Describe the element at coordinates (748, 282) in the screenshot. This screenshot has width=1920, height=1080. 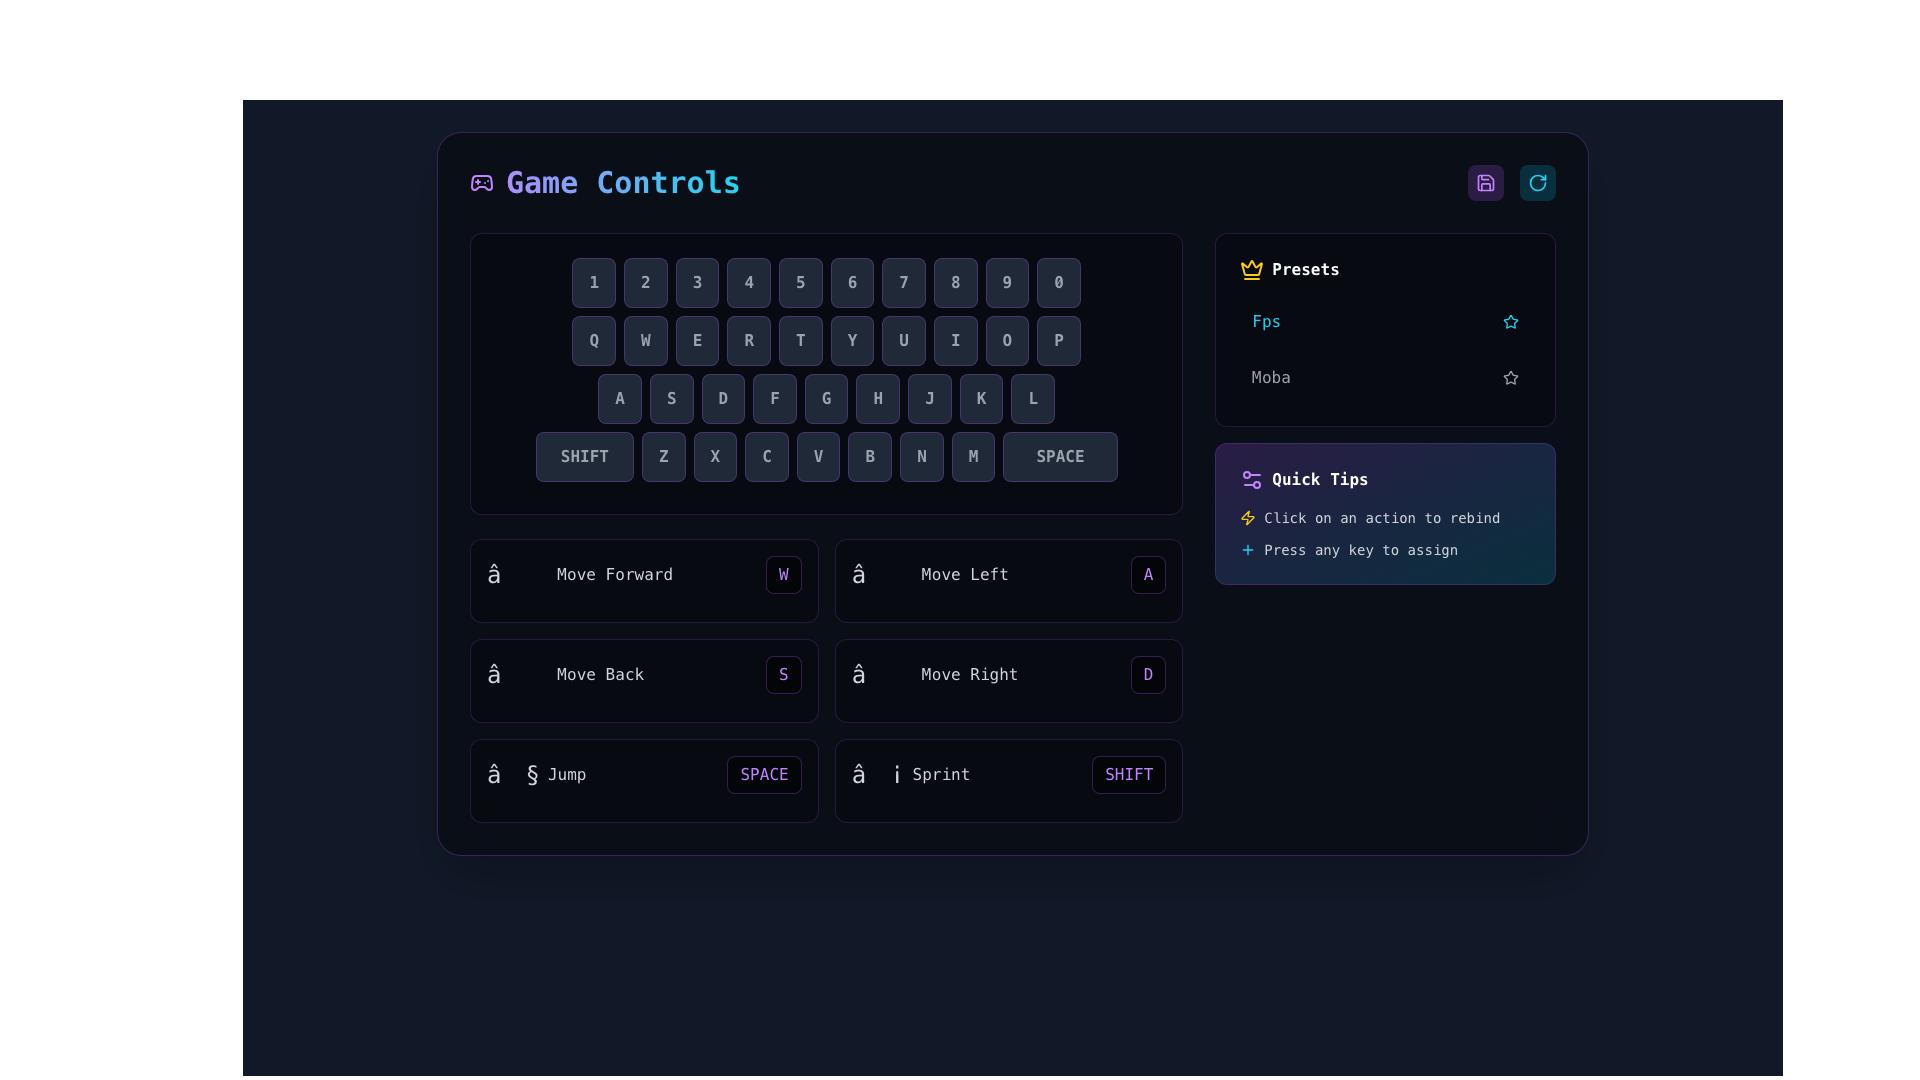
I see `the fourth button in a horizontal sequence of ten buttons, which has a dark gray background and displays the numeral '4' in a bold font` at that location.